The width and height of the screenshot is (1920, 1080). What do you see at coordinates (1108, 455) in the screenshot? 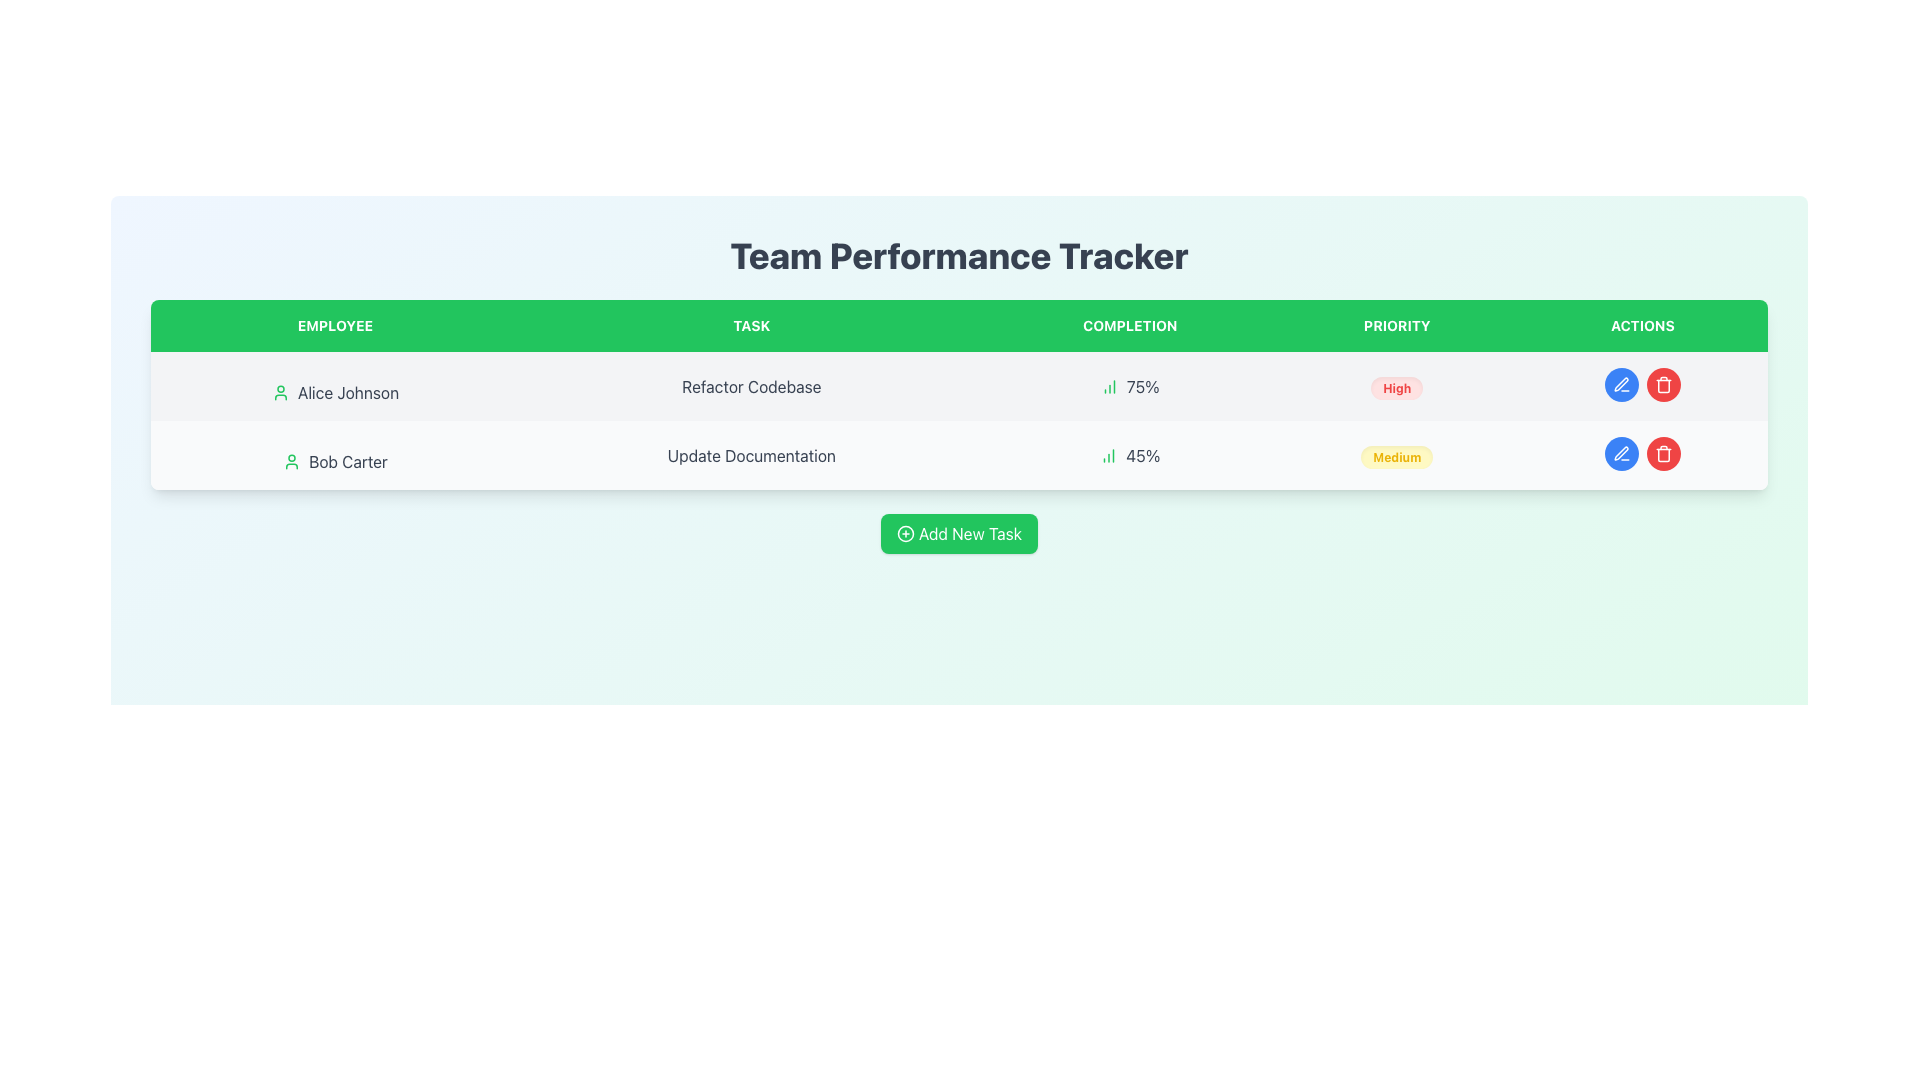
I see `the small green bar chart icon located next to the '45%' percentage text in the 'Completion' column of the second row in the 'Team Performance Tracker' table` at bounding box center [1108, 455].